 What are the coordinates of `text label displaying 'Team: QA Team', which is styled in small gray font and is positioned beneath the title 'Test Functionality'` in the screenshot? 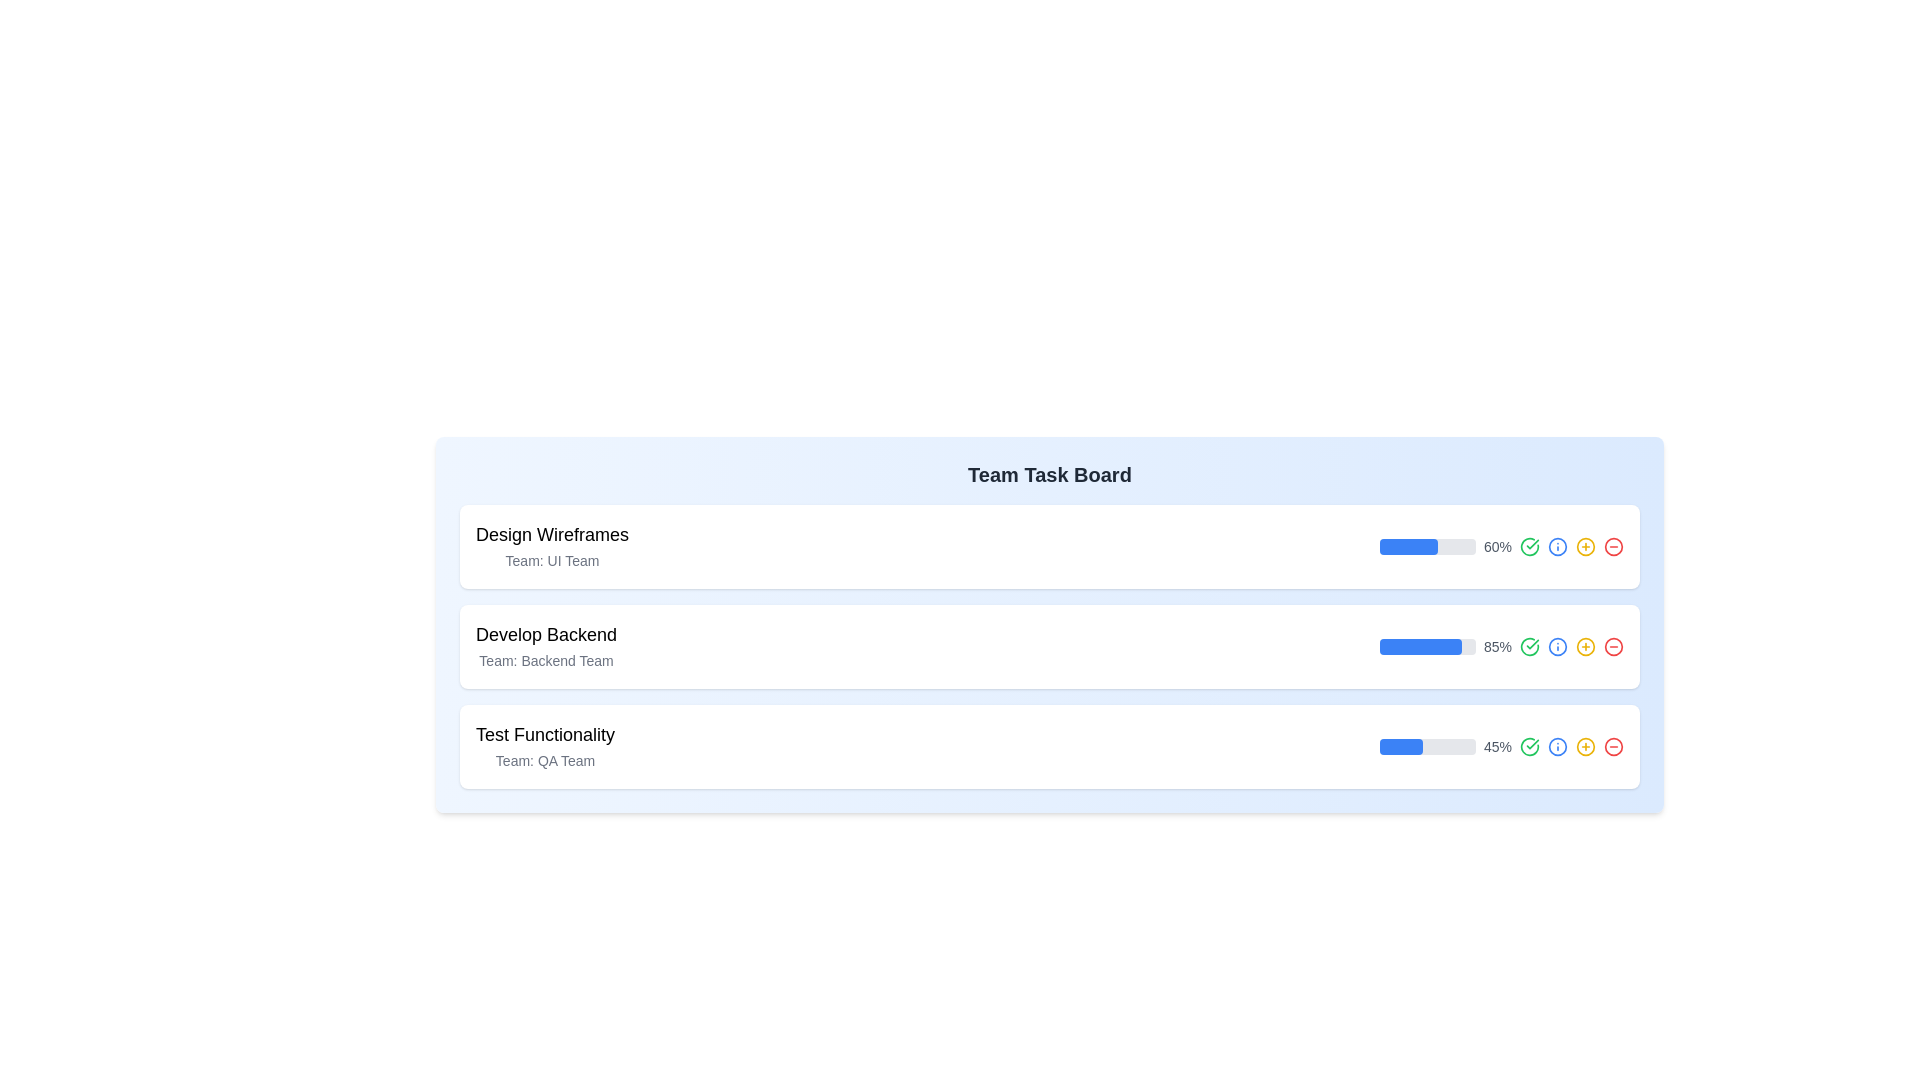 It's located at (545, 760).